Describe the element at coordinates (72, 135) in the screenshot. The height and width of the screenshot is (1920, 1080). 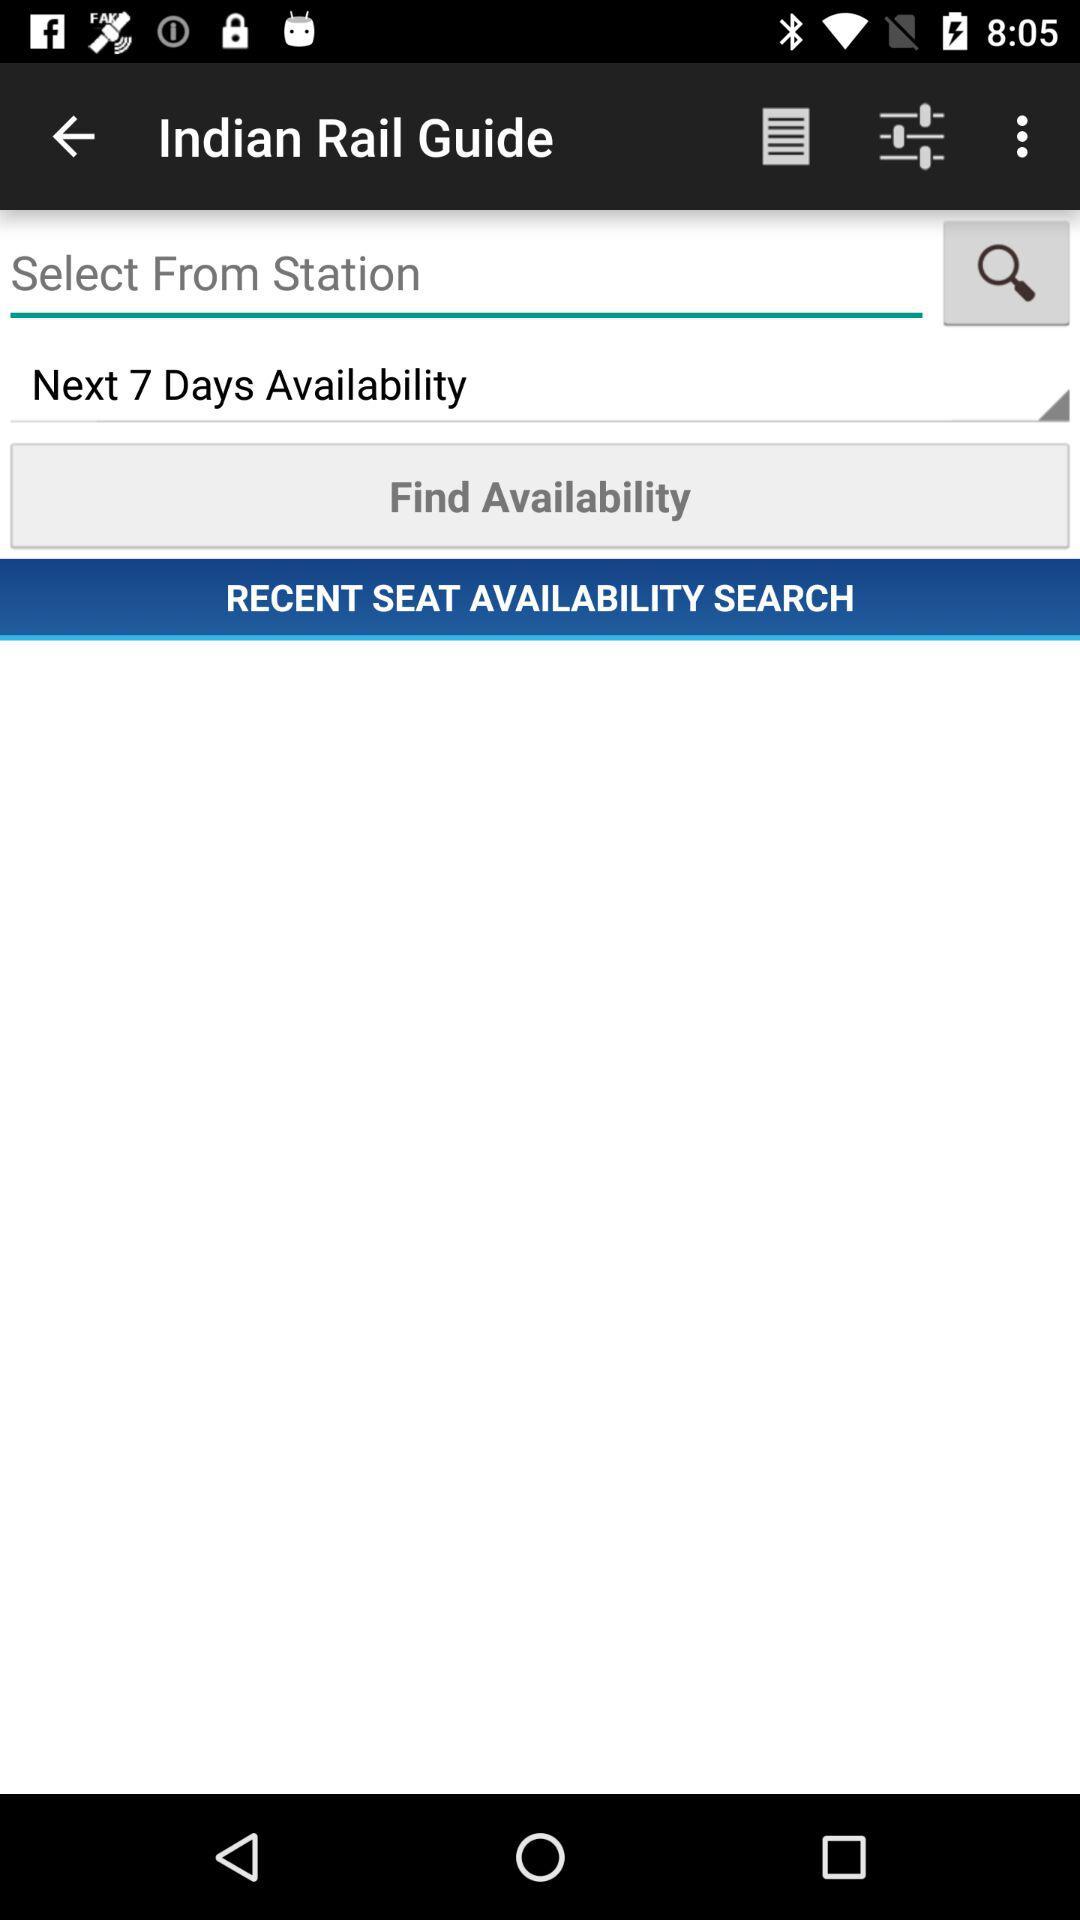
I see `icon to the left of indian rail guide item` at that location.